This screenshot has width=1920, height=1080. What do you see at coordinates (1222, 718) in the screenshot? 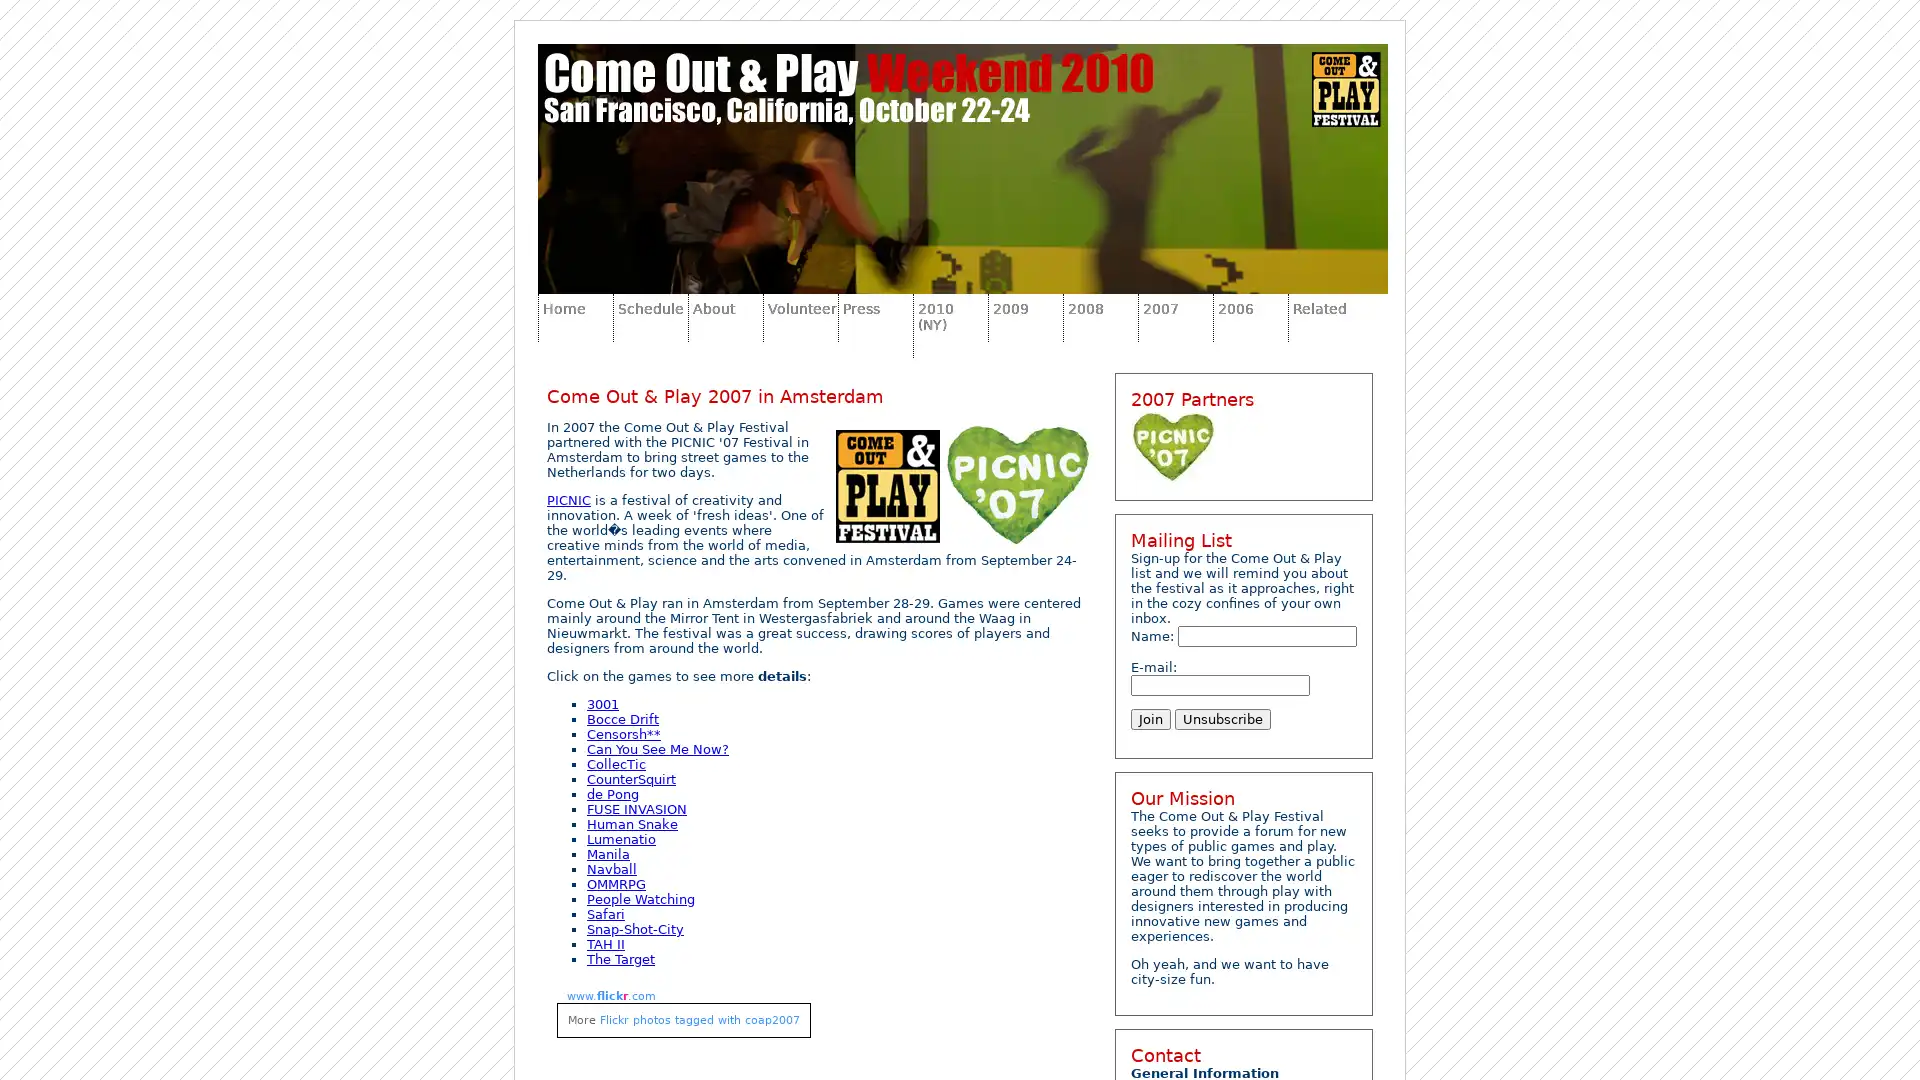
I see `Unsubscribe` at bounding box center [1222, 718].